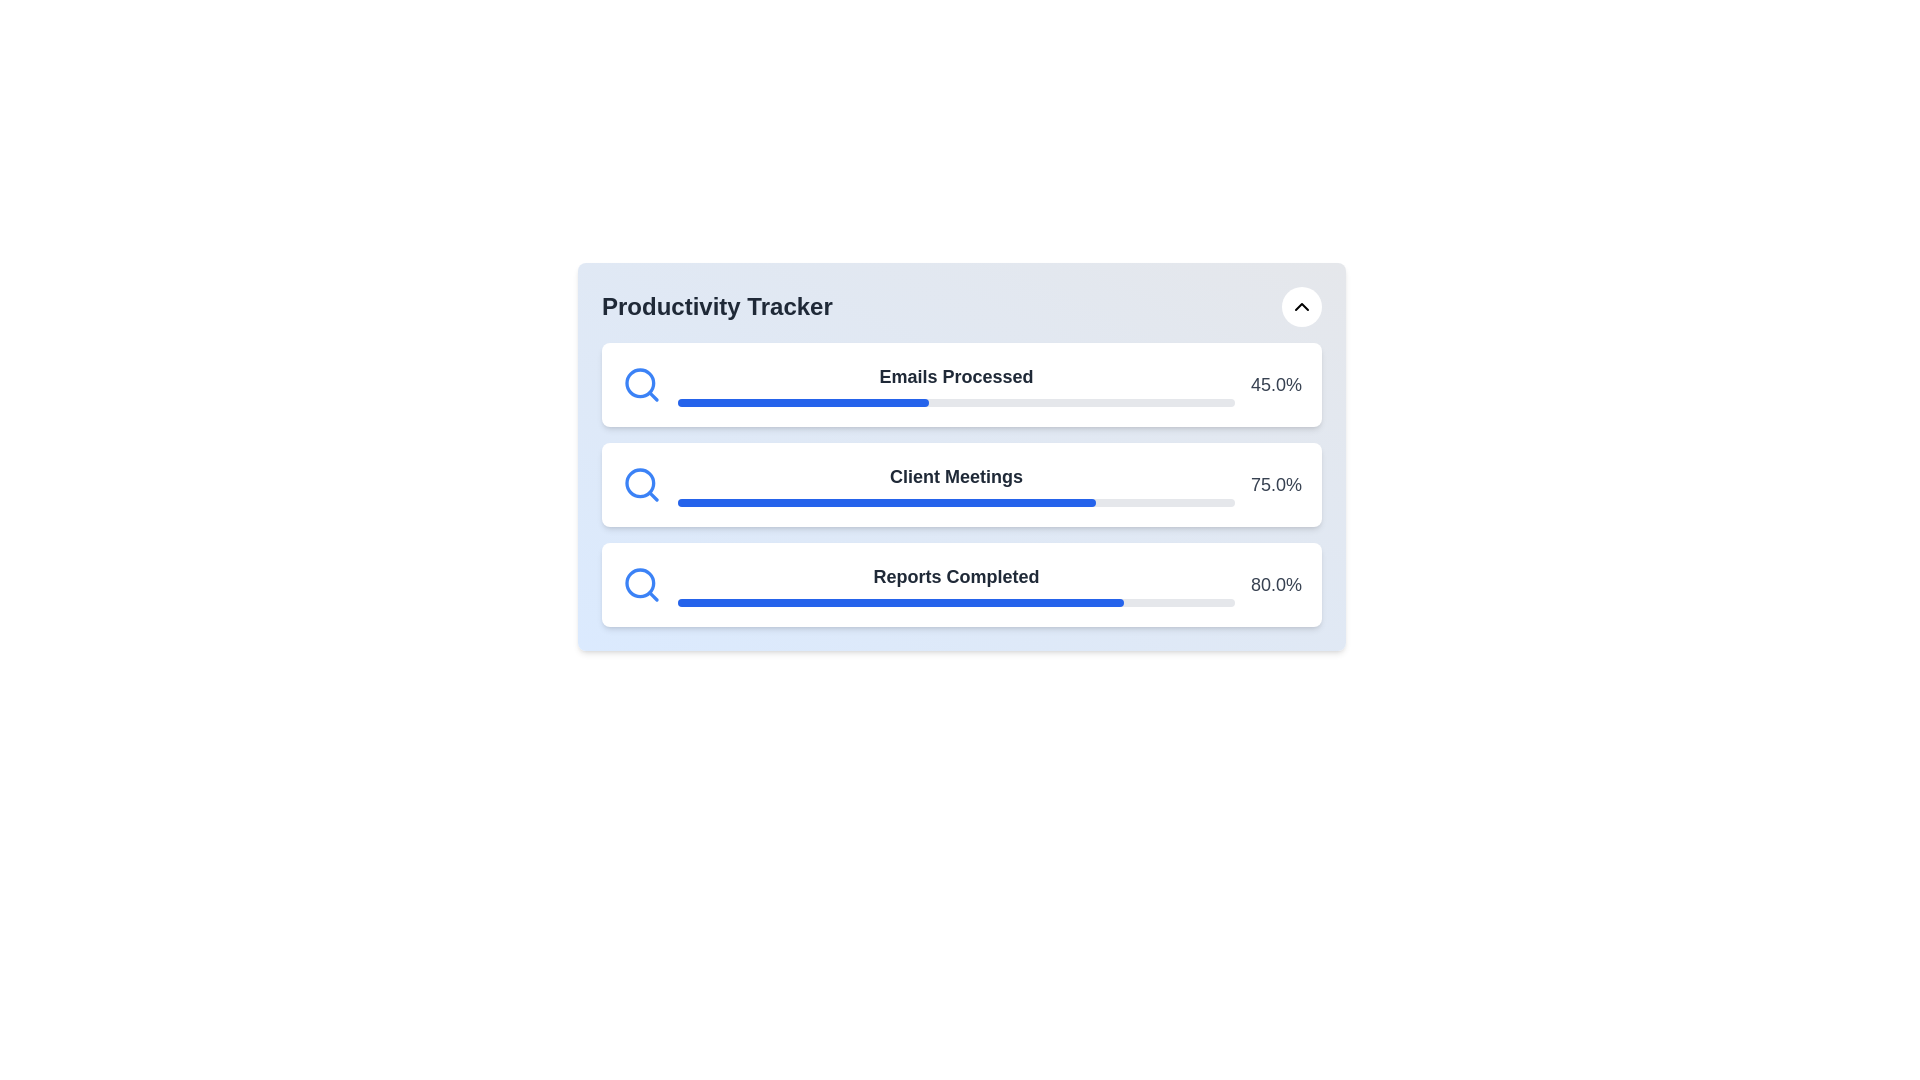  Describe the element at coordinates (1275, 585) in the screenshot. I see `the text display indicating that 80% of the 'Reports Completed' task has been achieved, located in the bottom panel to the far right of the progress bar` at that location.